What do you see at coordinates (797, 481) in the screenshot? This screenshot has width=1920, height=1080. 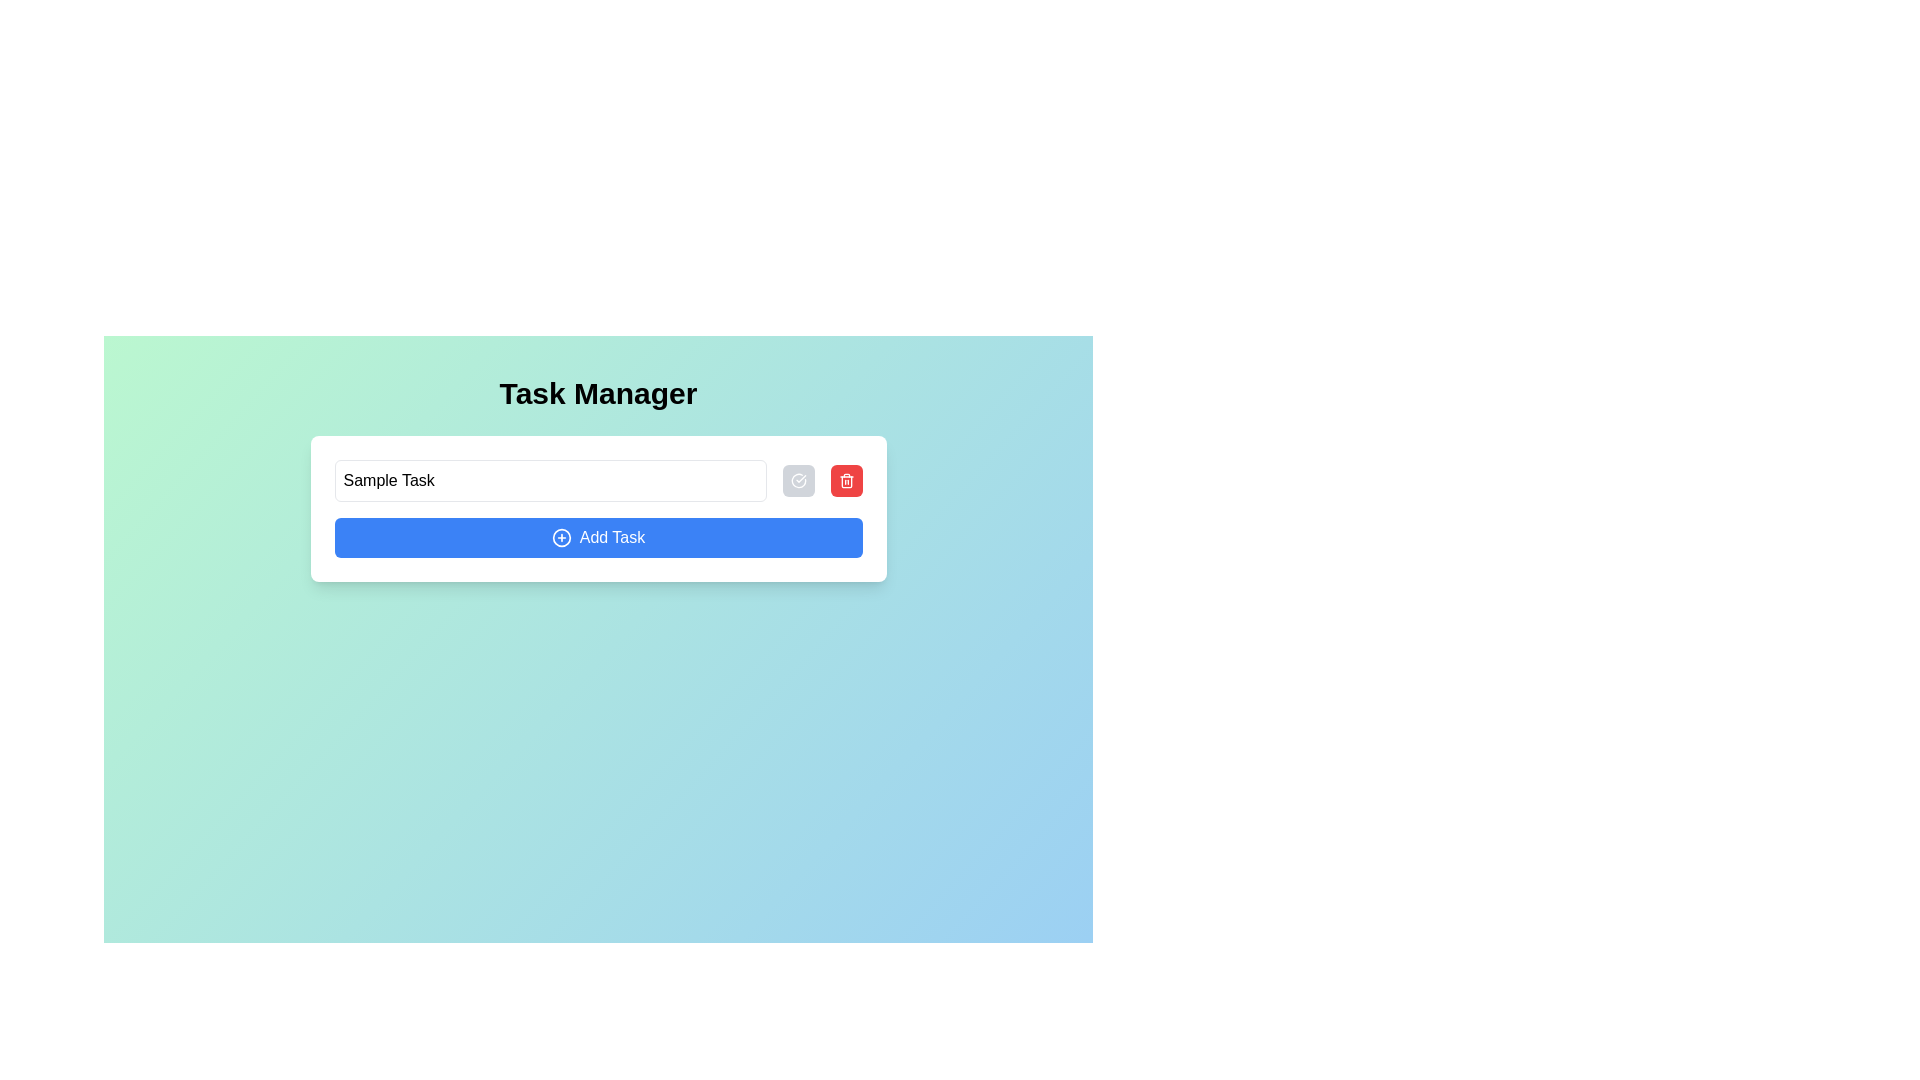 I see `the Interactive Icon (SVG) within the task management UI` at bounding box center [797, 481].